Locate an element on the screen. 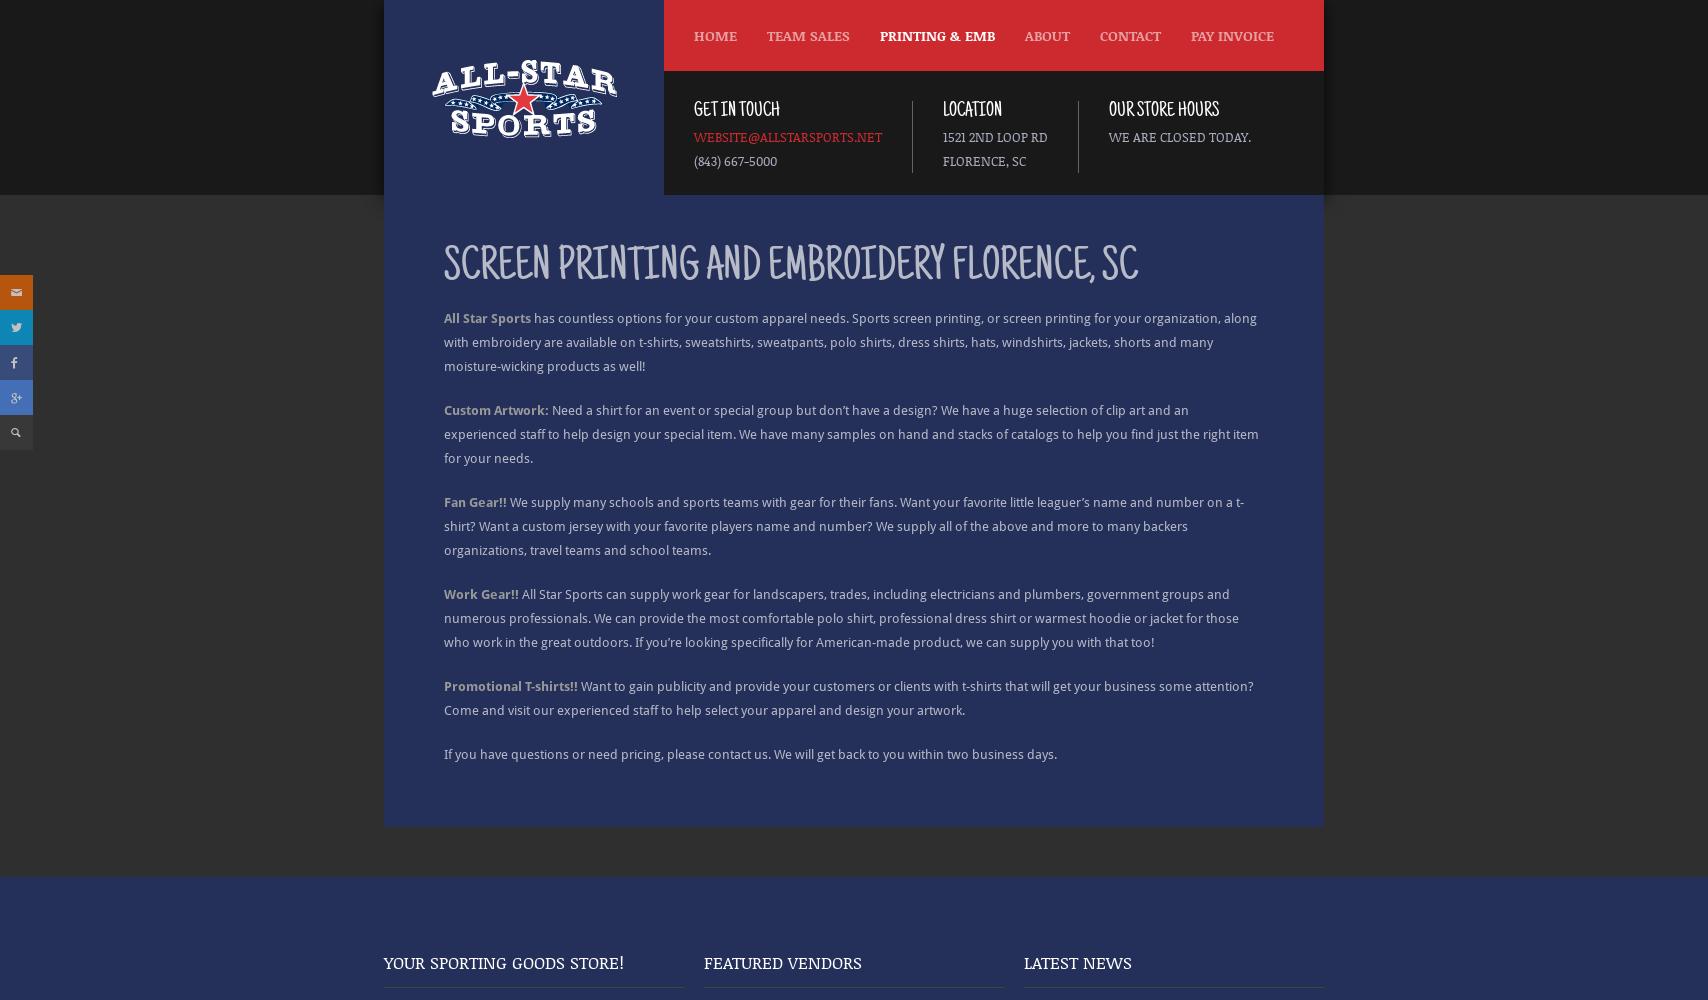  'Location' is located at coordinates (971, 110).